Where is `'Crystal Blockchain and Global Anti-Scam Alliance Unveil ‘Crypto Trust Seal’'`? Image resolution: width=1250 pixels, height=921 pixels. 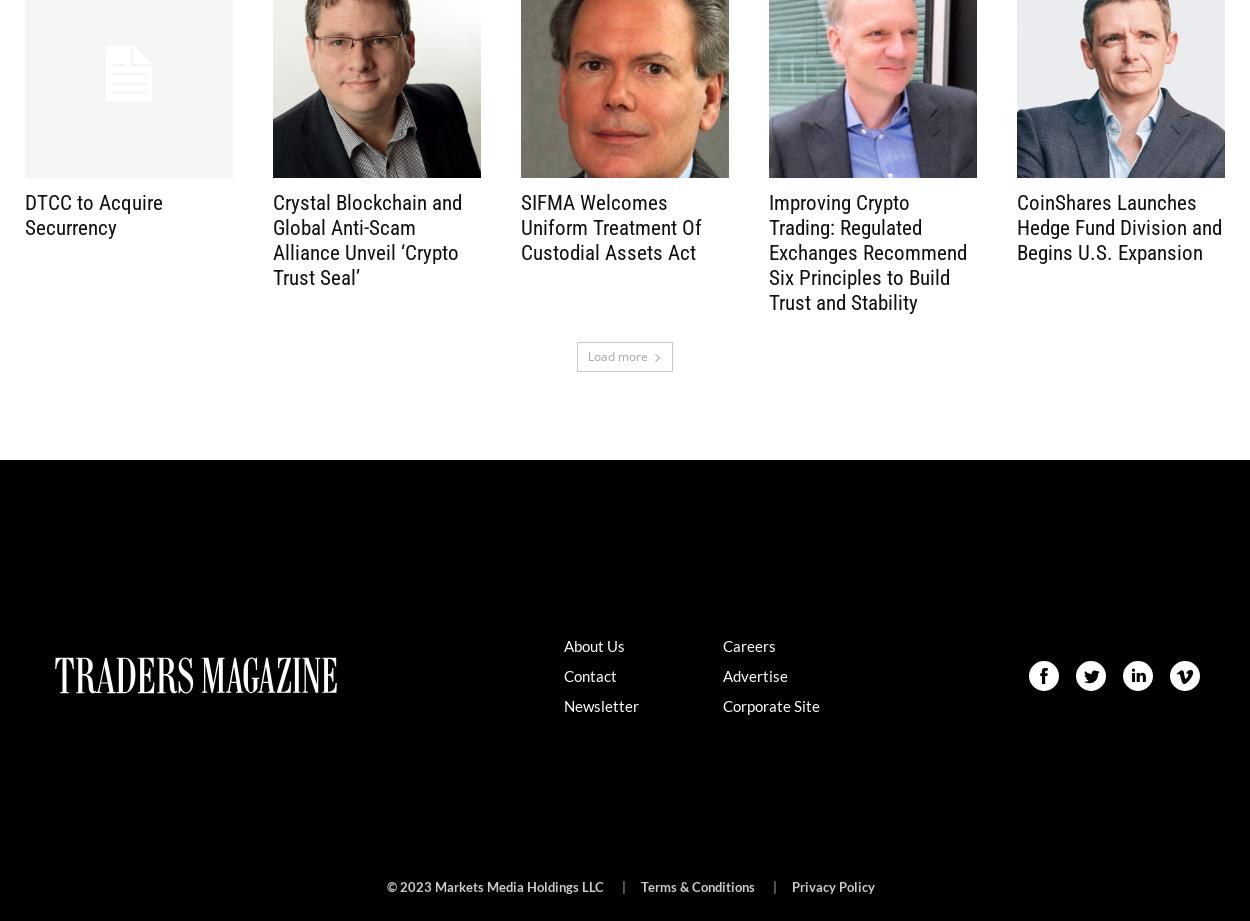
'Crystal Blockchain and Global Anti-Scam Alliance Unveil ‘Crypto Trust Seal’' is located at coordinates (273, 238).